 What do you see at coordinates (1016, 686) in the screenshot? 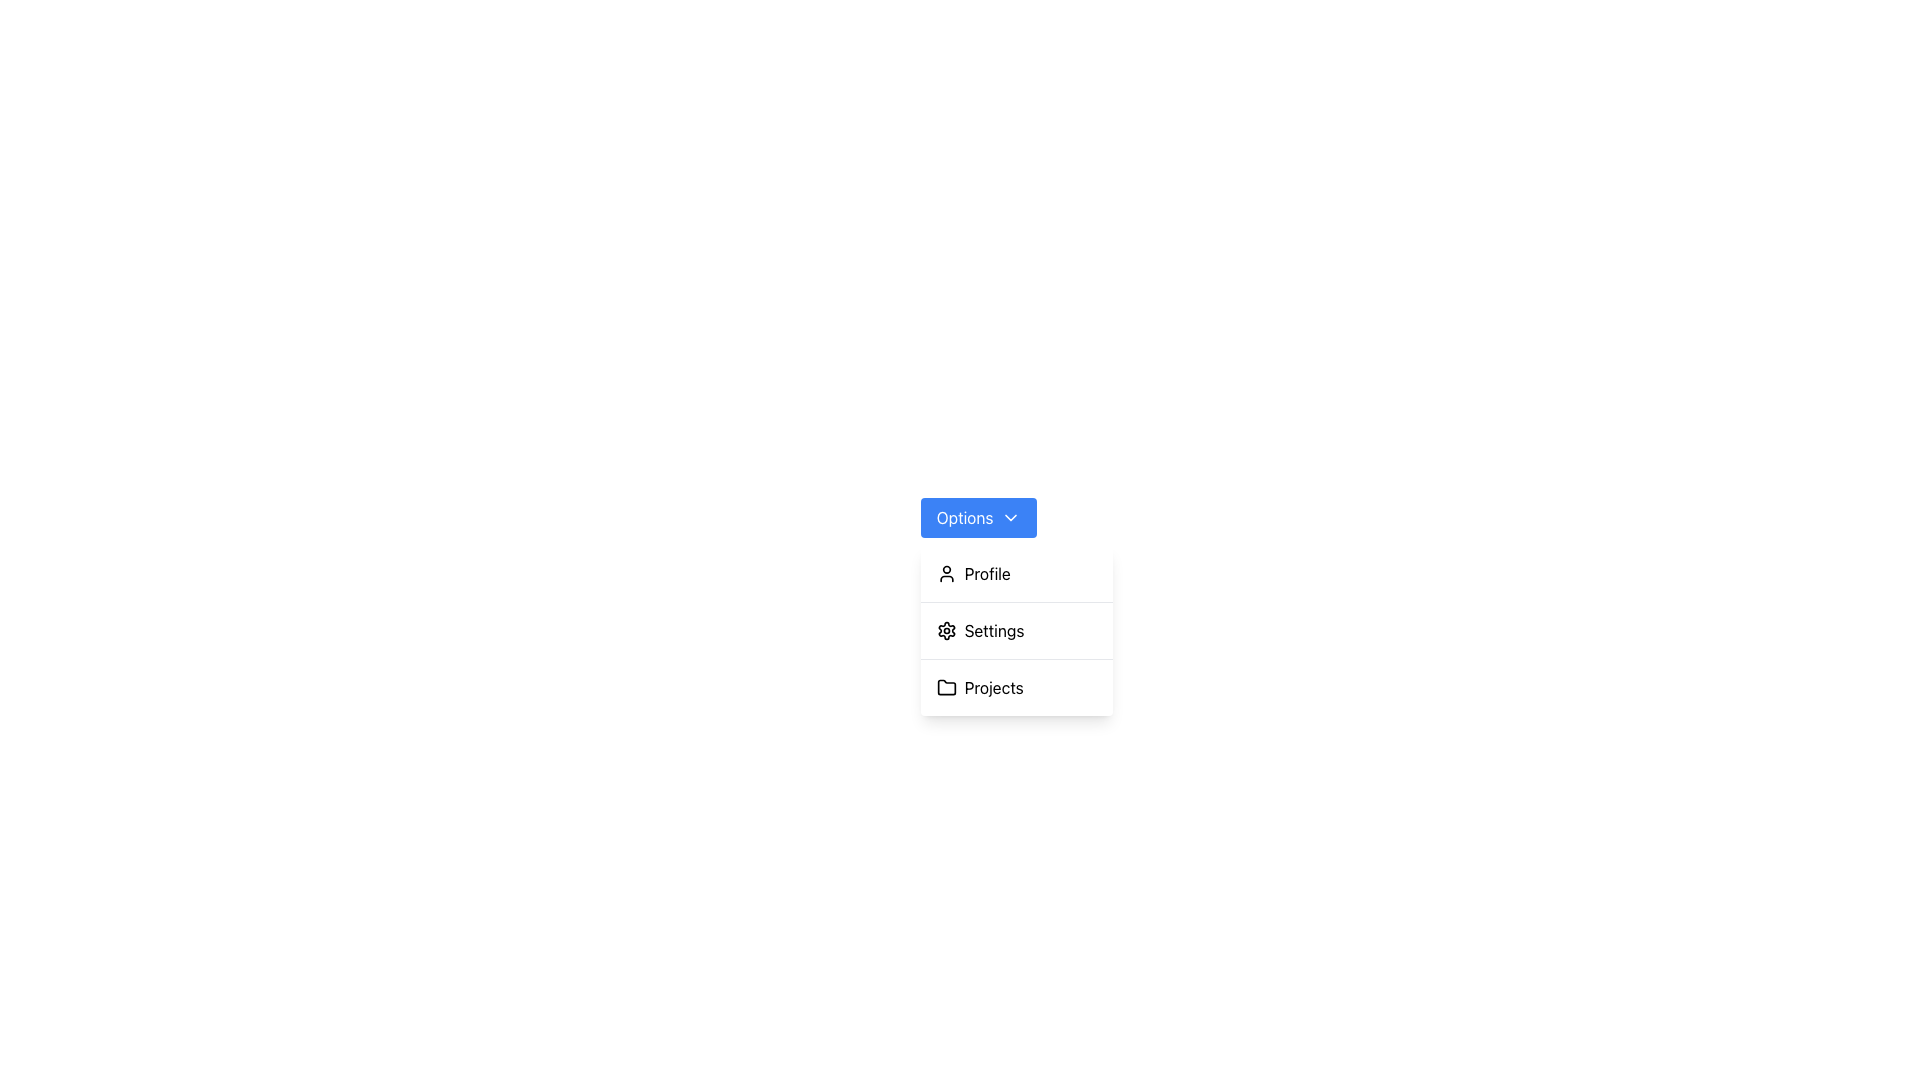
I see `the 'Projects' menu item, which is the last item in the vertical navigation menu containing an icon resembling a folder and the text label 'Projects'` at bounding box center [1016, 686].